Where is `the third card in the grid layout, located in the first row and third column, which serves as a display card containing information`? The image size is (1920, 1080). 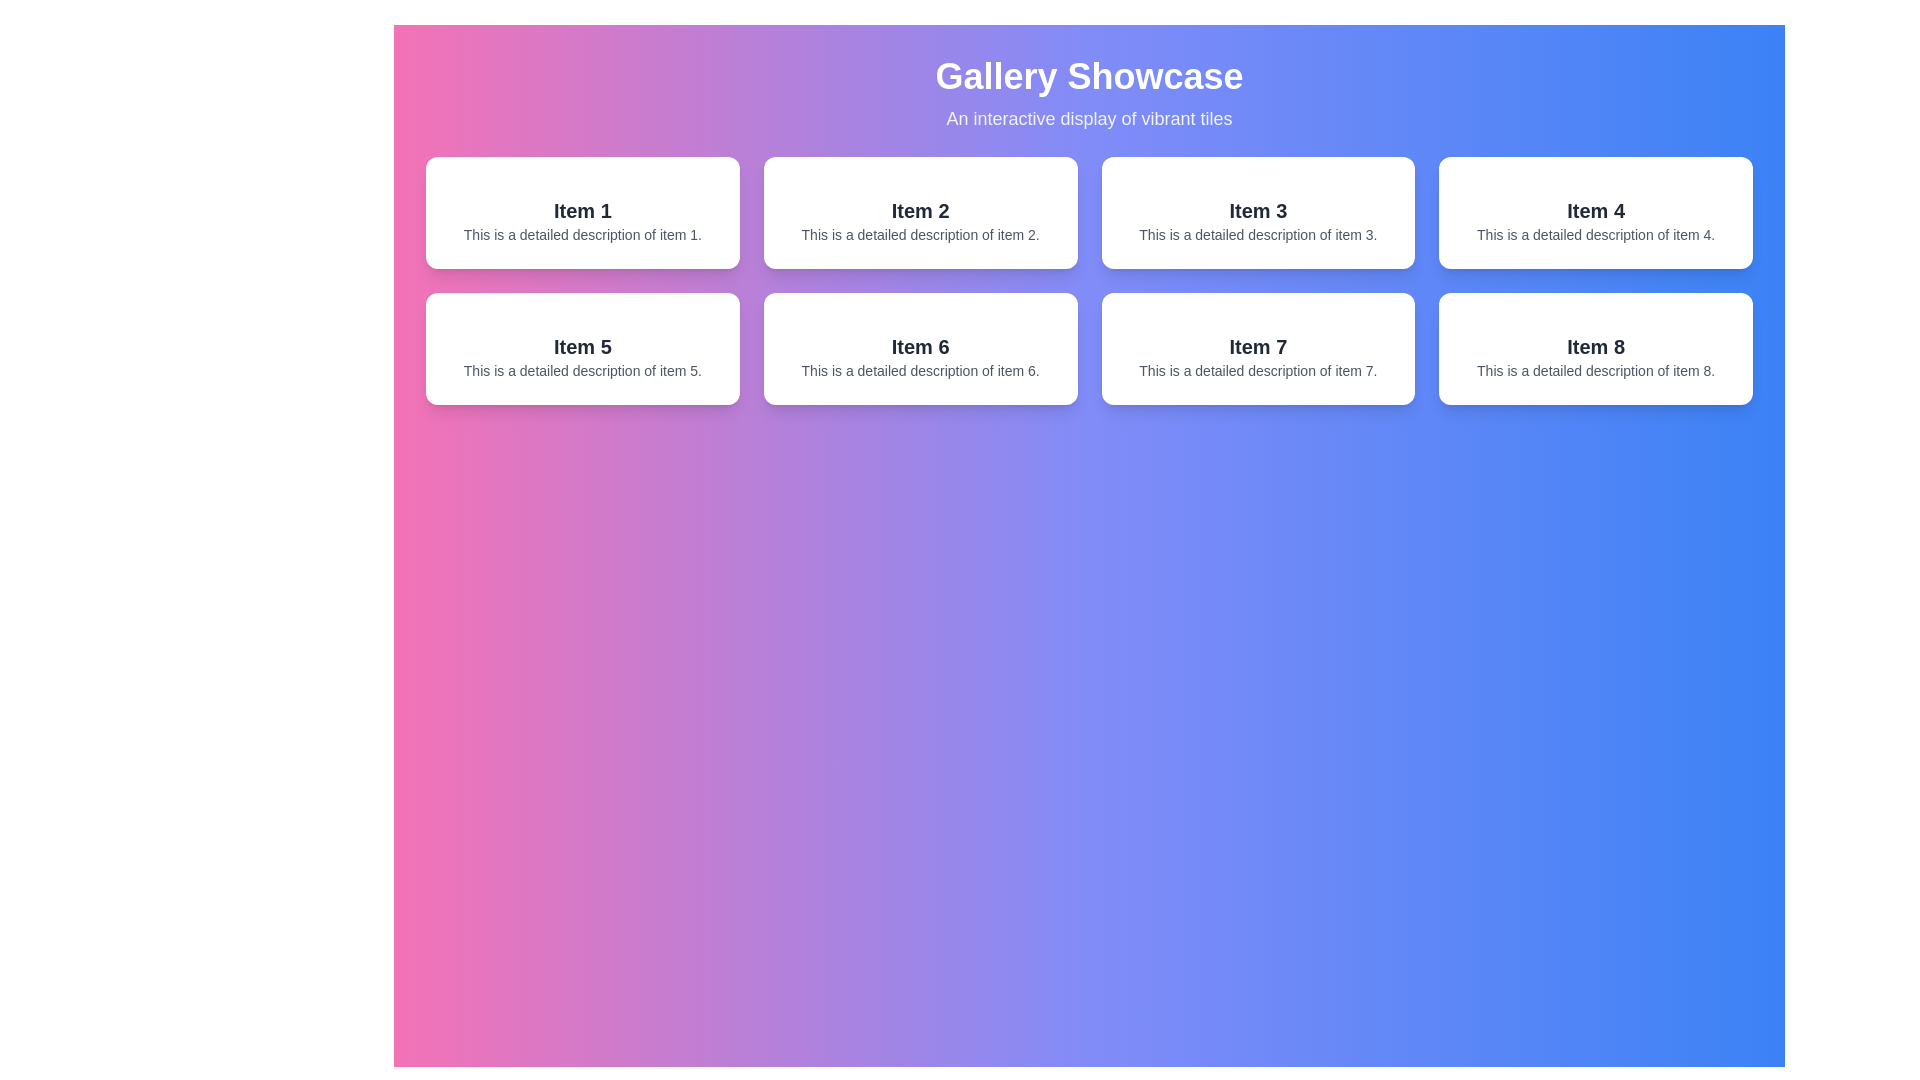
the third card in the grid layout, located in the first row and third column, which serves as a display card containing information is located at coordinates (1257, 212).